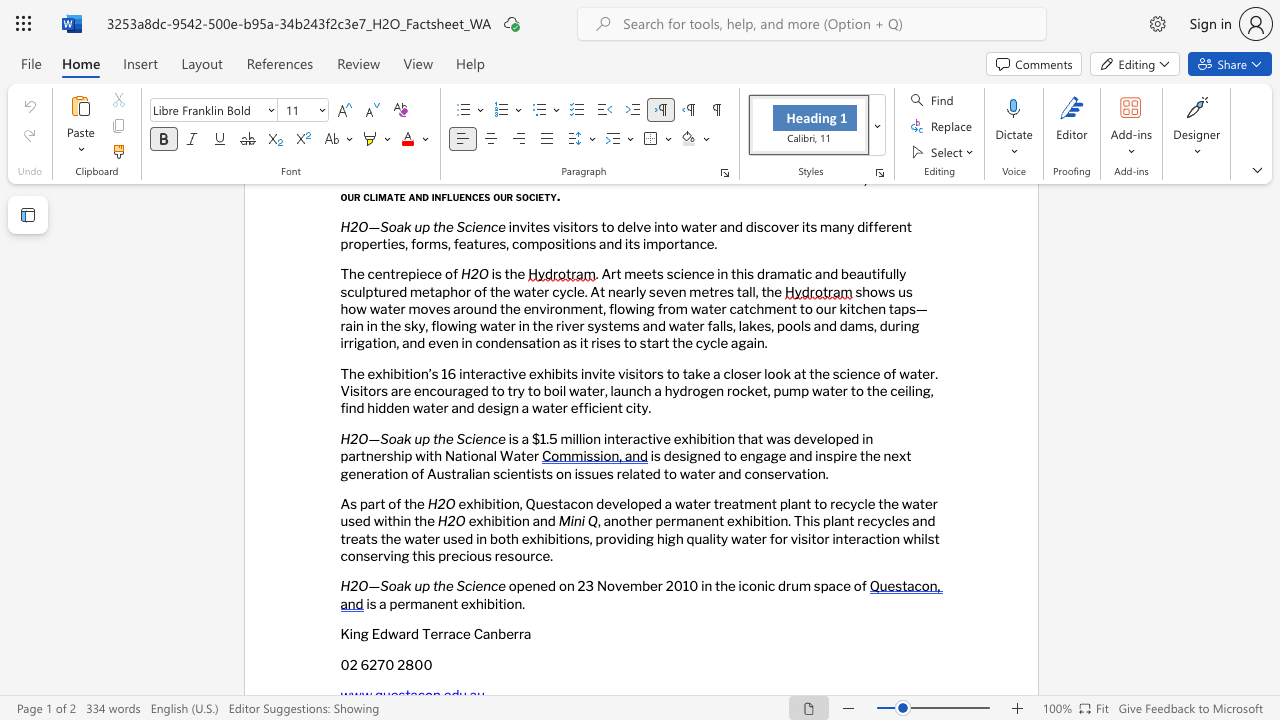 Image resolution: width=1280 pixels, height=720 pixels. I want to click on the subset text "2O" within the text "H2O—Soak up the Science", so click(350, 585).